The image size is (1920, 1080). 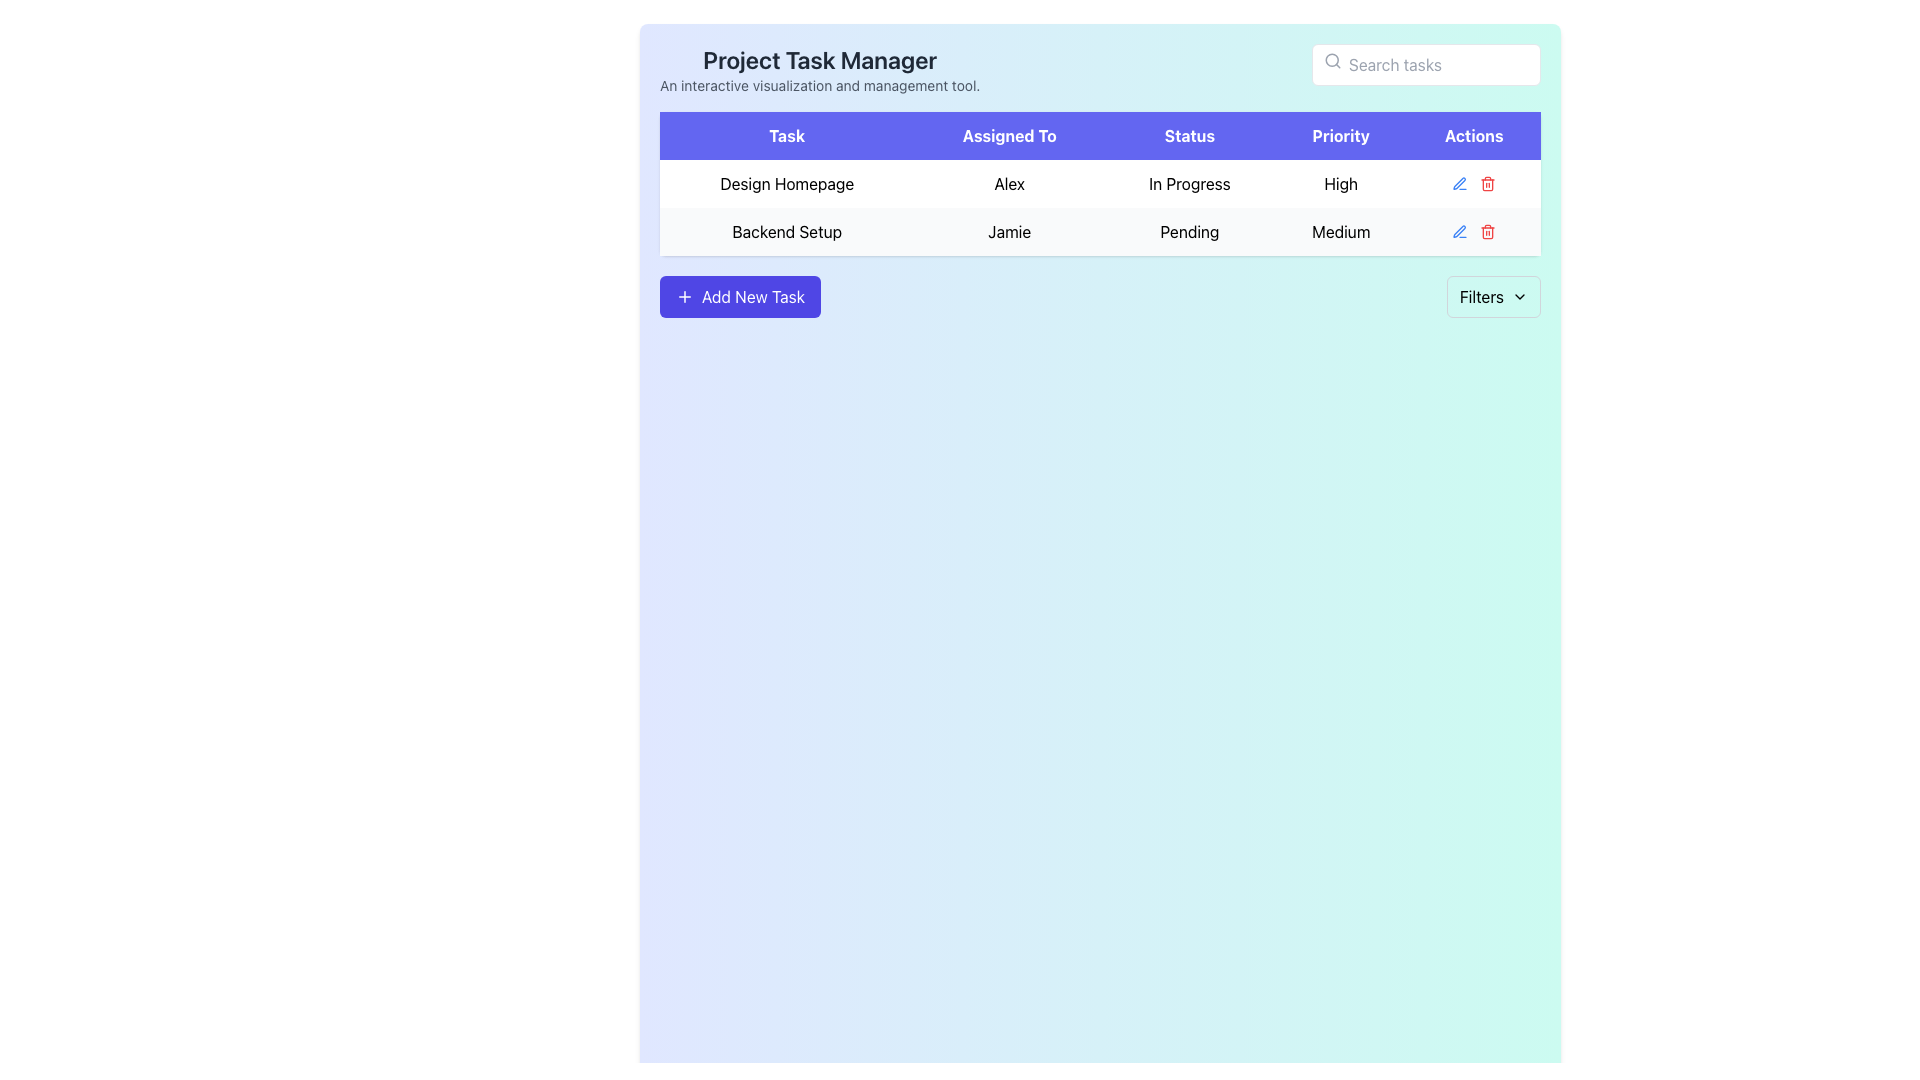 What do you see at coordinates (820, 68) in the screenshot?
I see `displayed text from the title and description Text Block located at the top center-left of the application interface, above the search box and to the left of the task table header` at bounding box center [820, 68].